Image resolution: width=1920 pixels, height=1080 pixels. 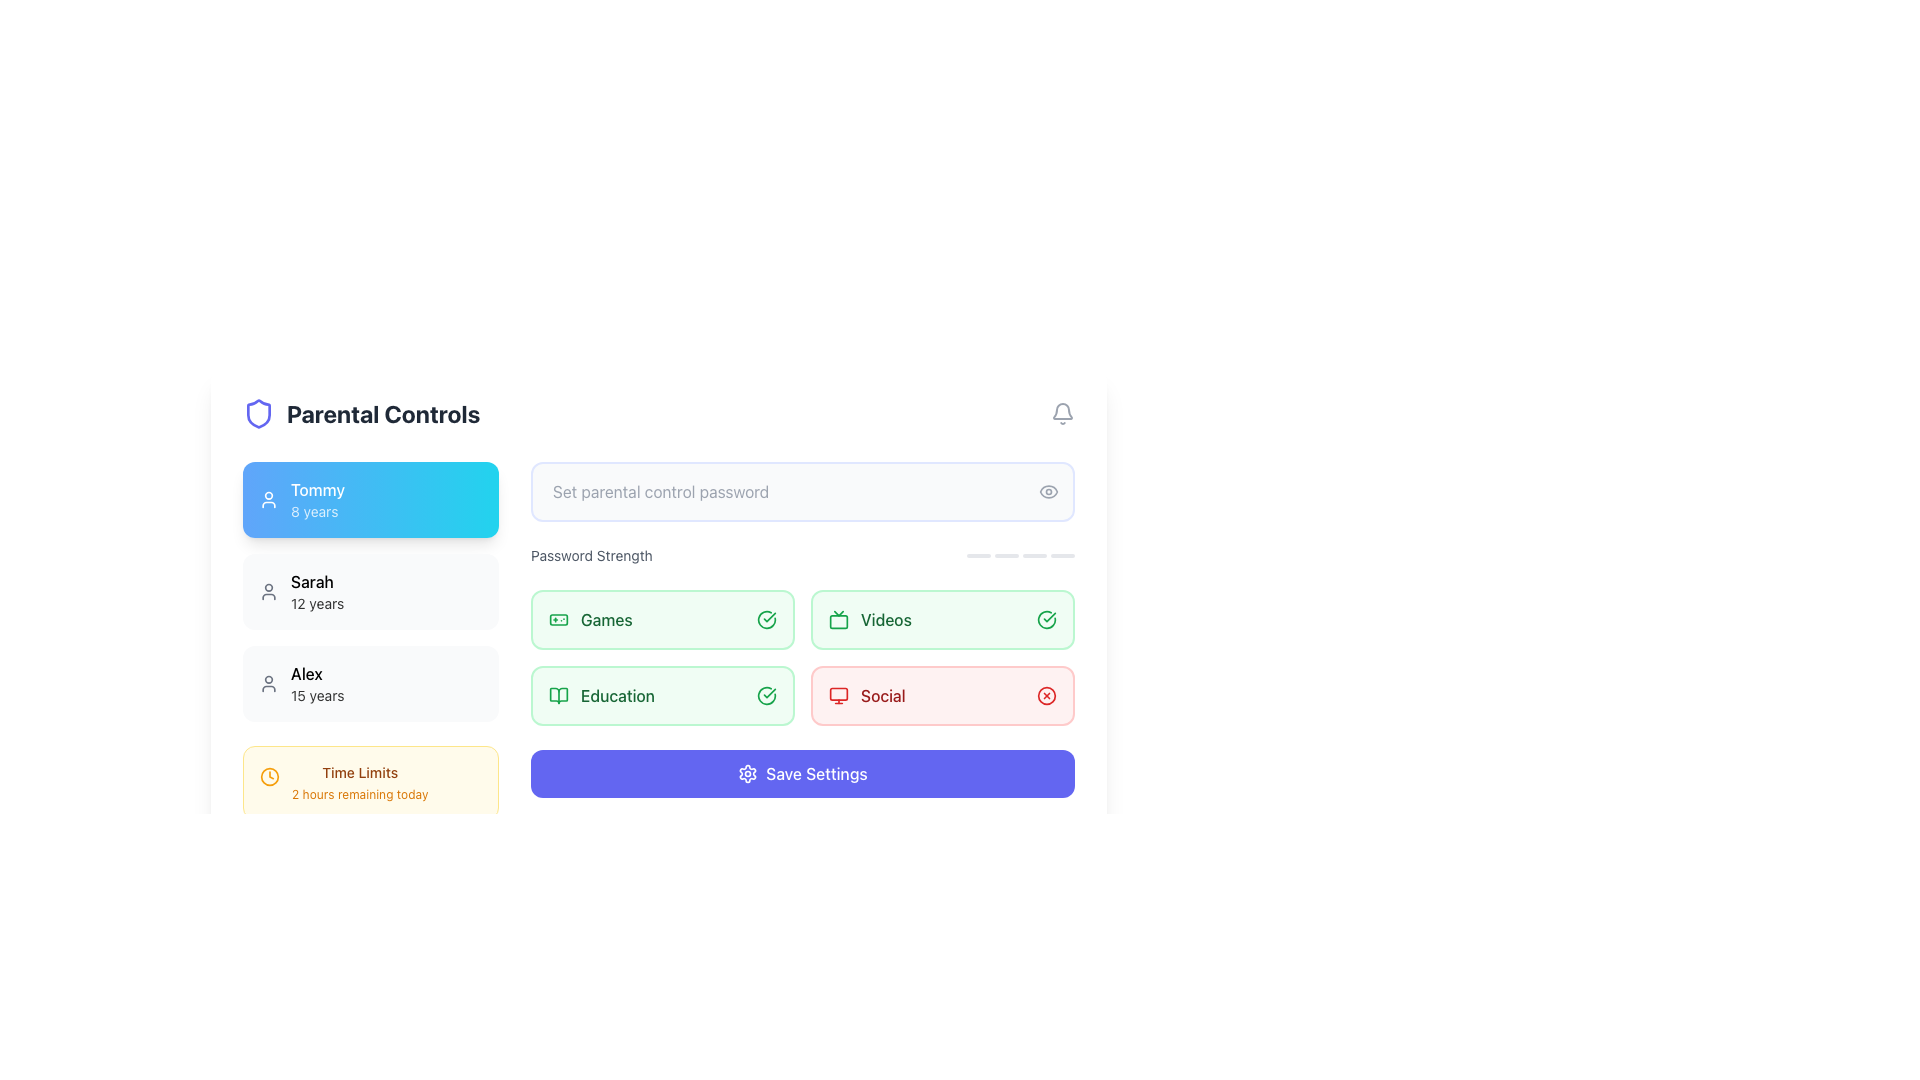 I want to click on the 'Save Settings' button, which is a blue rectangular button with white text, positioned near the bottom center of the interface, so click(x=816, y=773).